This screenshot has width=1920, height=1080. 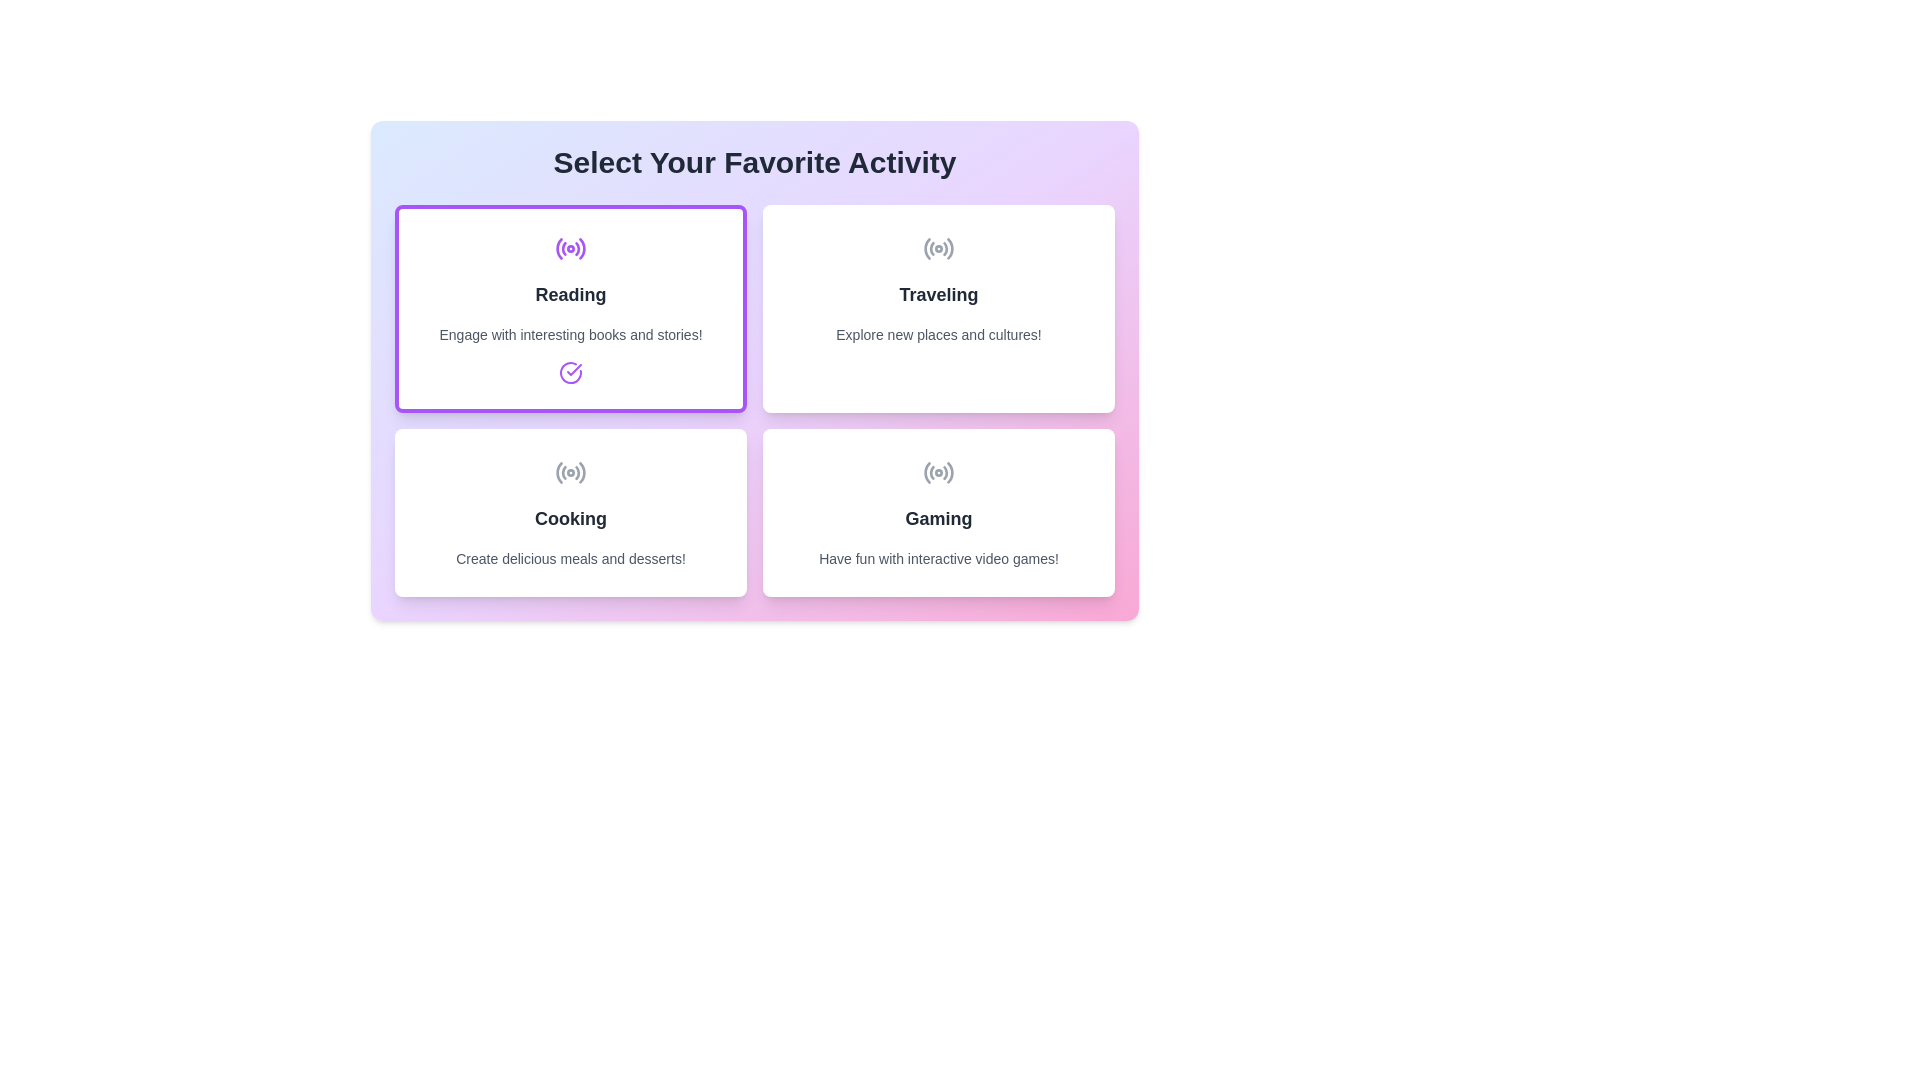 What do you see at coordinates (559, 248) in the screenshot?
I see `the decorative radio wave icon located at the top-left part of the radio icon graphic, which enhances the representation of broadcasting or sound-related concepts` at bounding box center [559, 248].